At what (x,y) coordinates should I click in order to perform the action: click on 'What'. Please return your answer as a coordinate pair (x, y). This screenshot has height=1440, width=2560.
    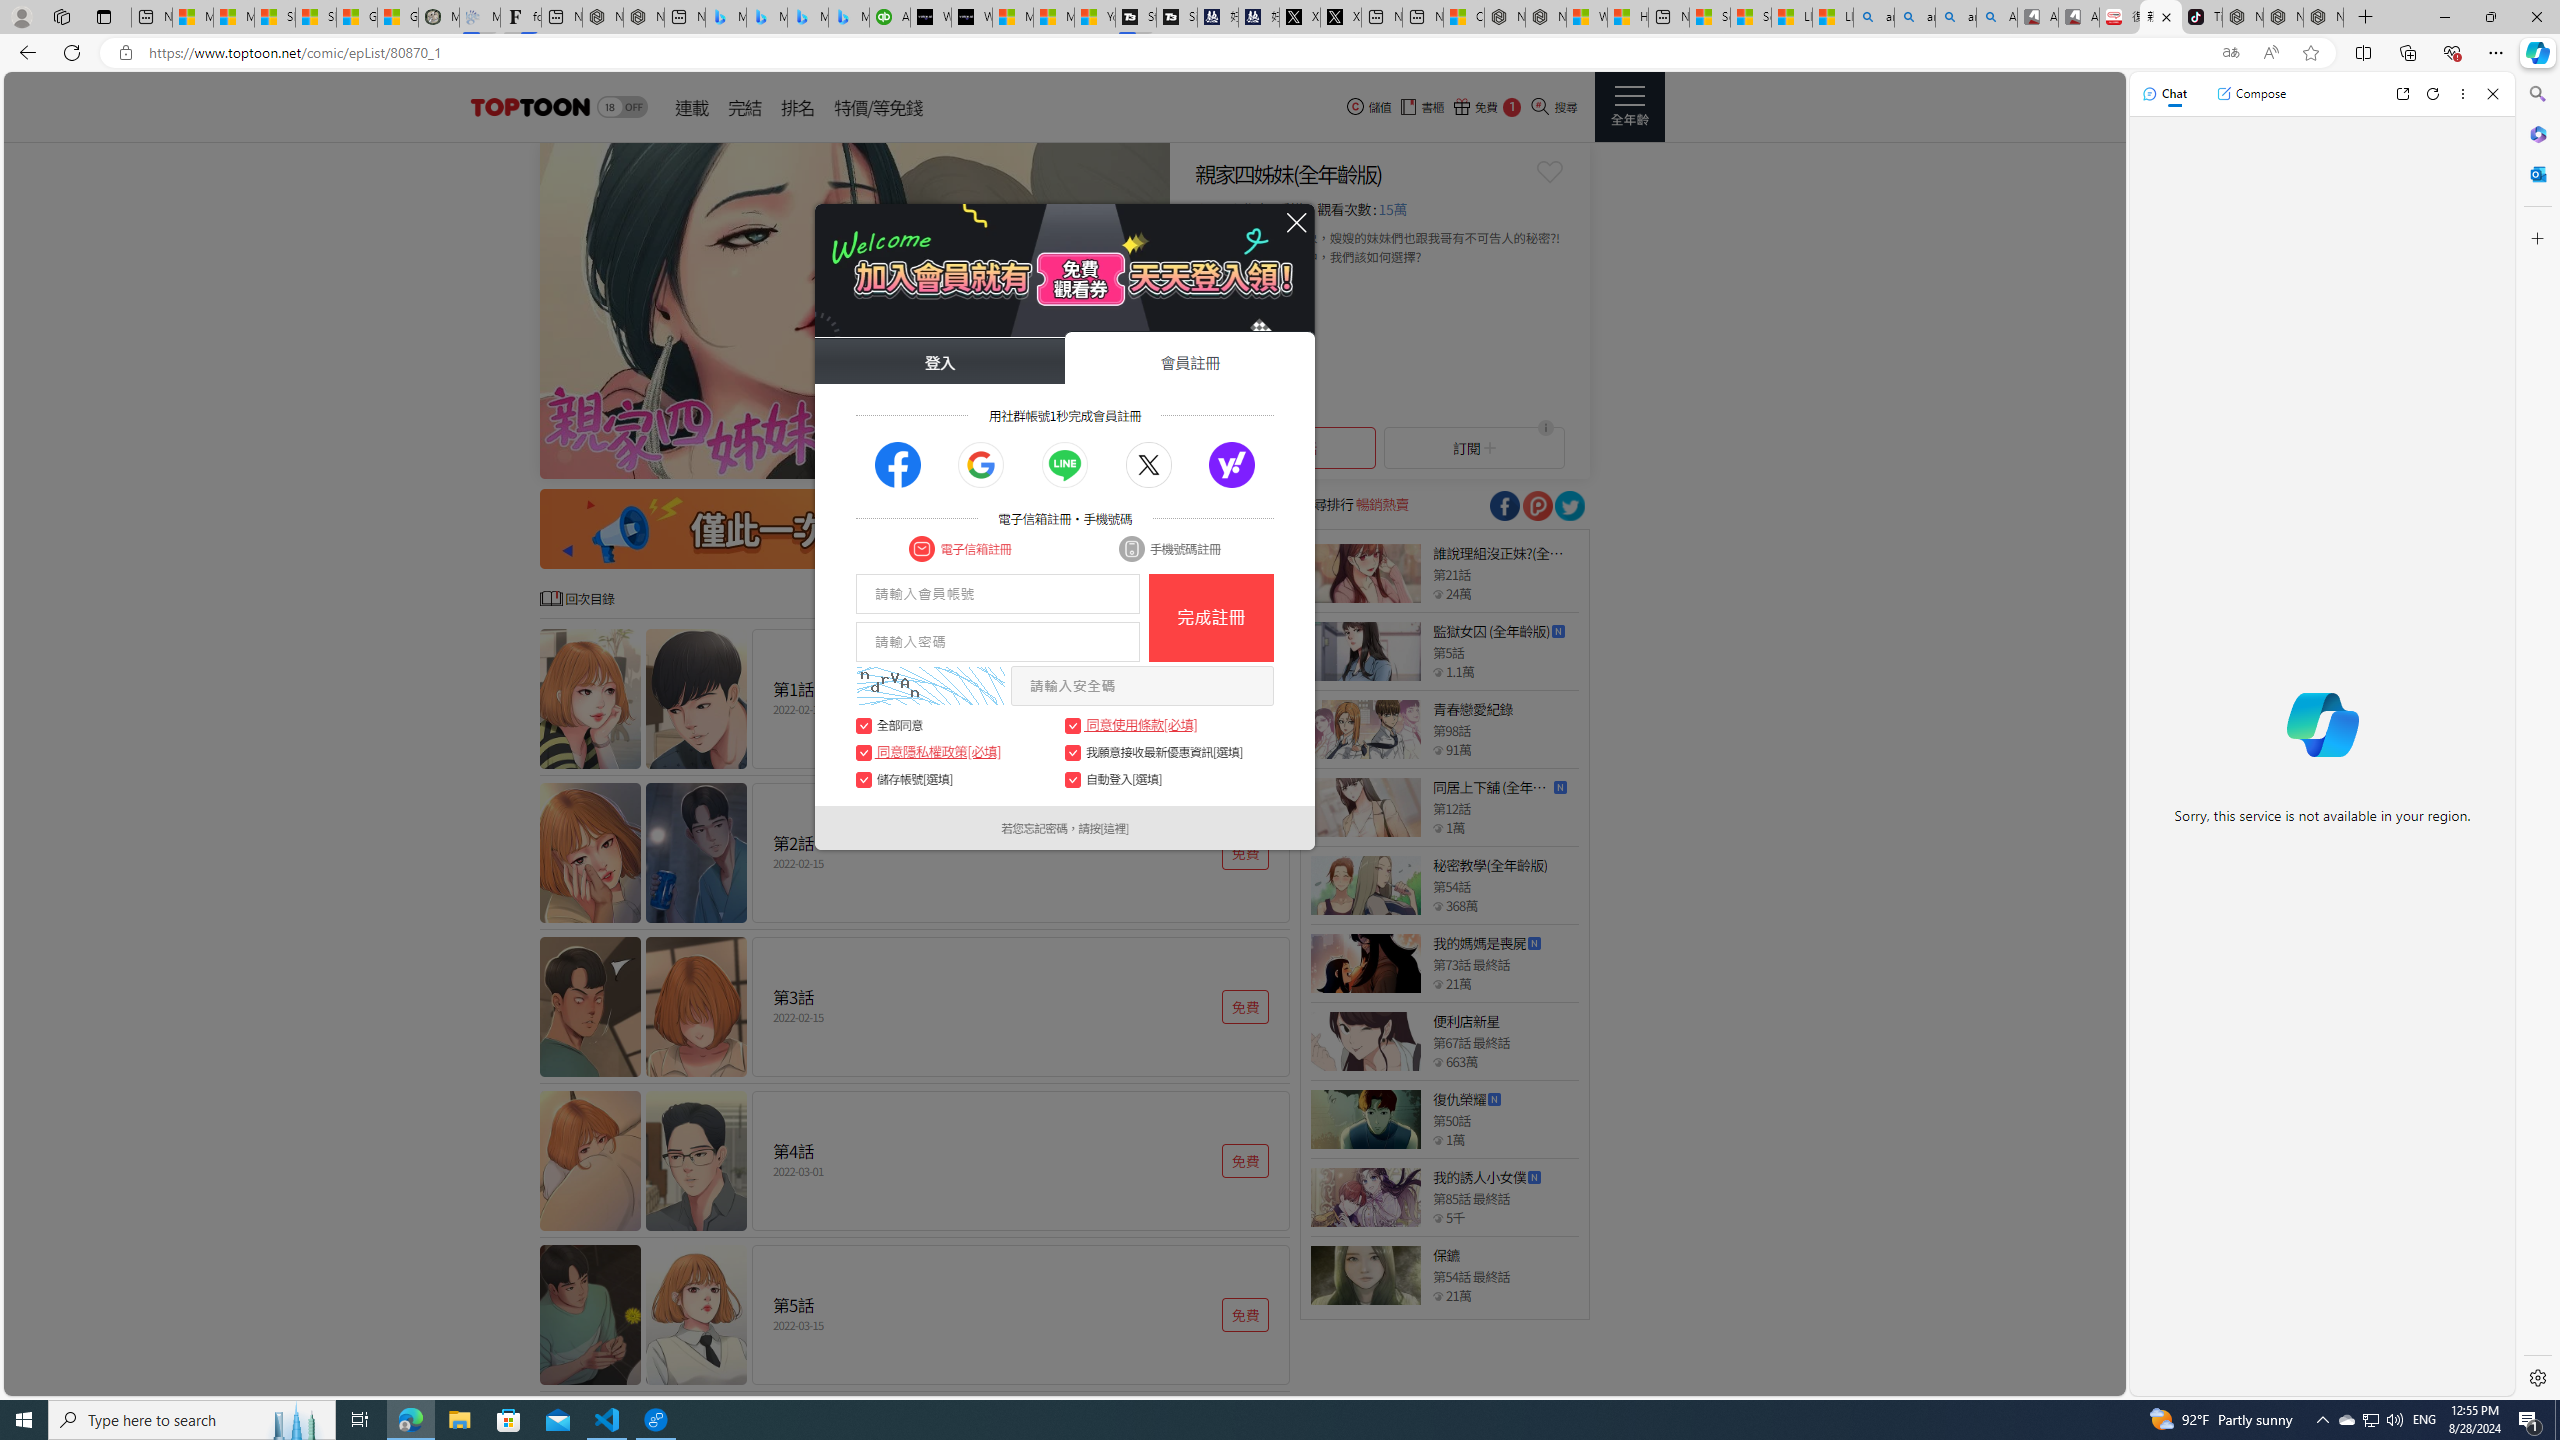
    Looking at the image, I should click on (970, 16).